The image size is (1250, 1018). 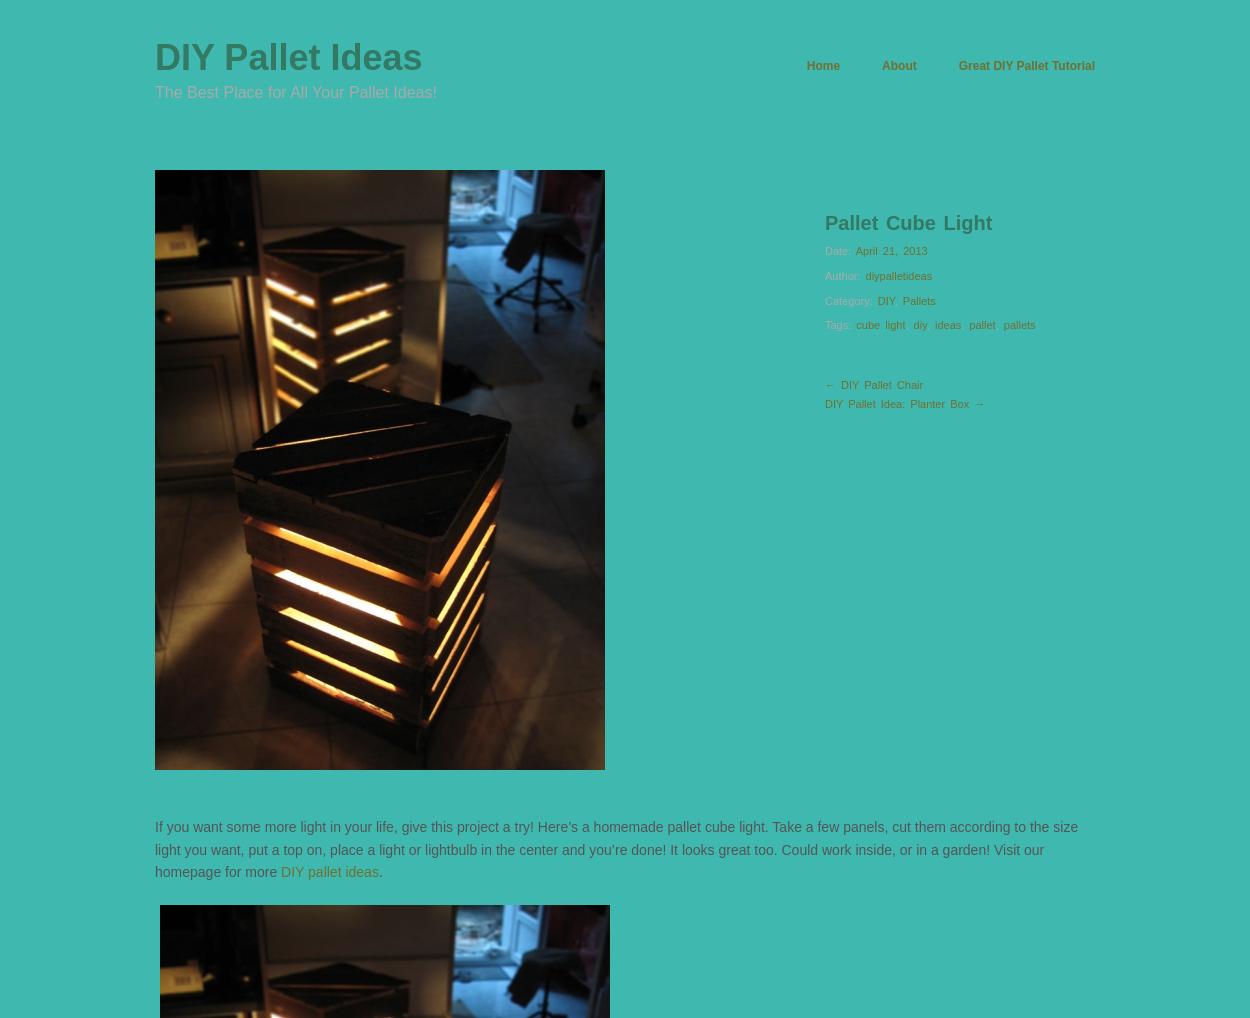 I want to click on 'Pallet Cube Light', so click(x=908, y=222).